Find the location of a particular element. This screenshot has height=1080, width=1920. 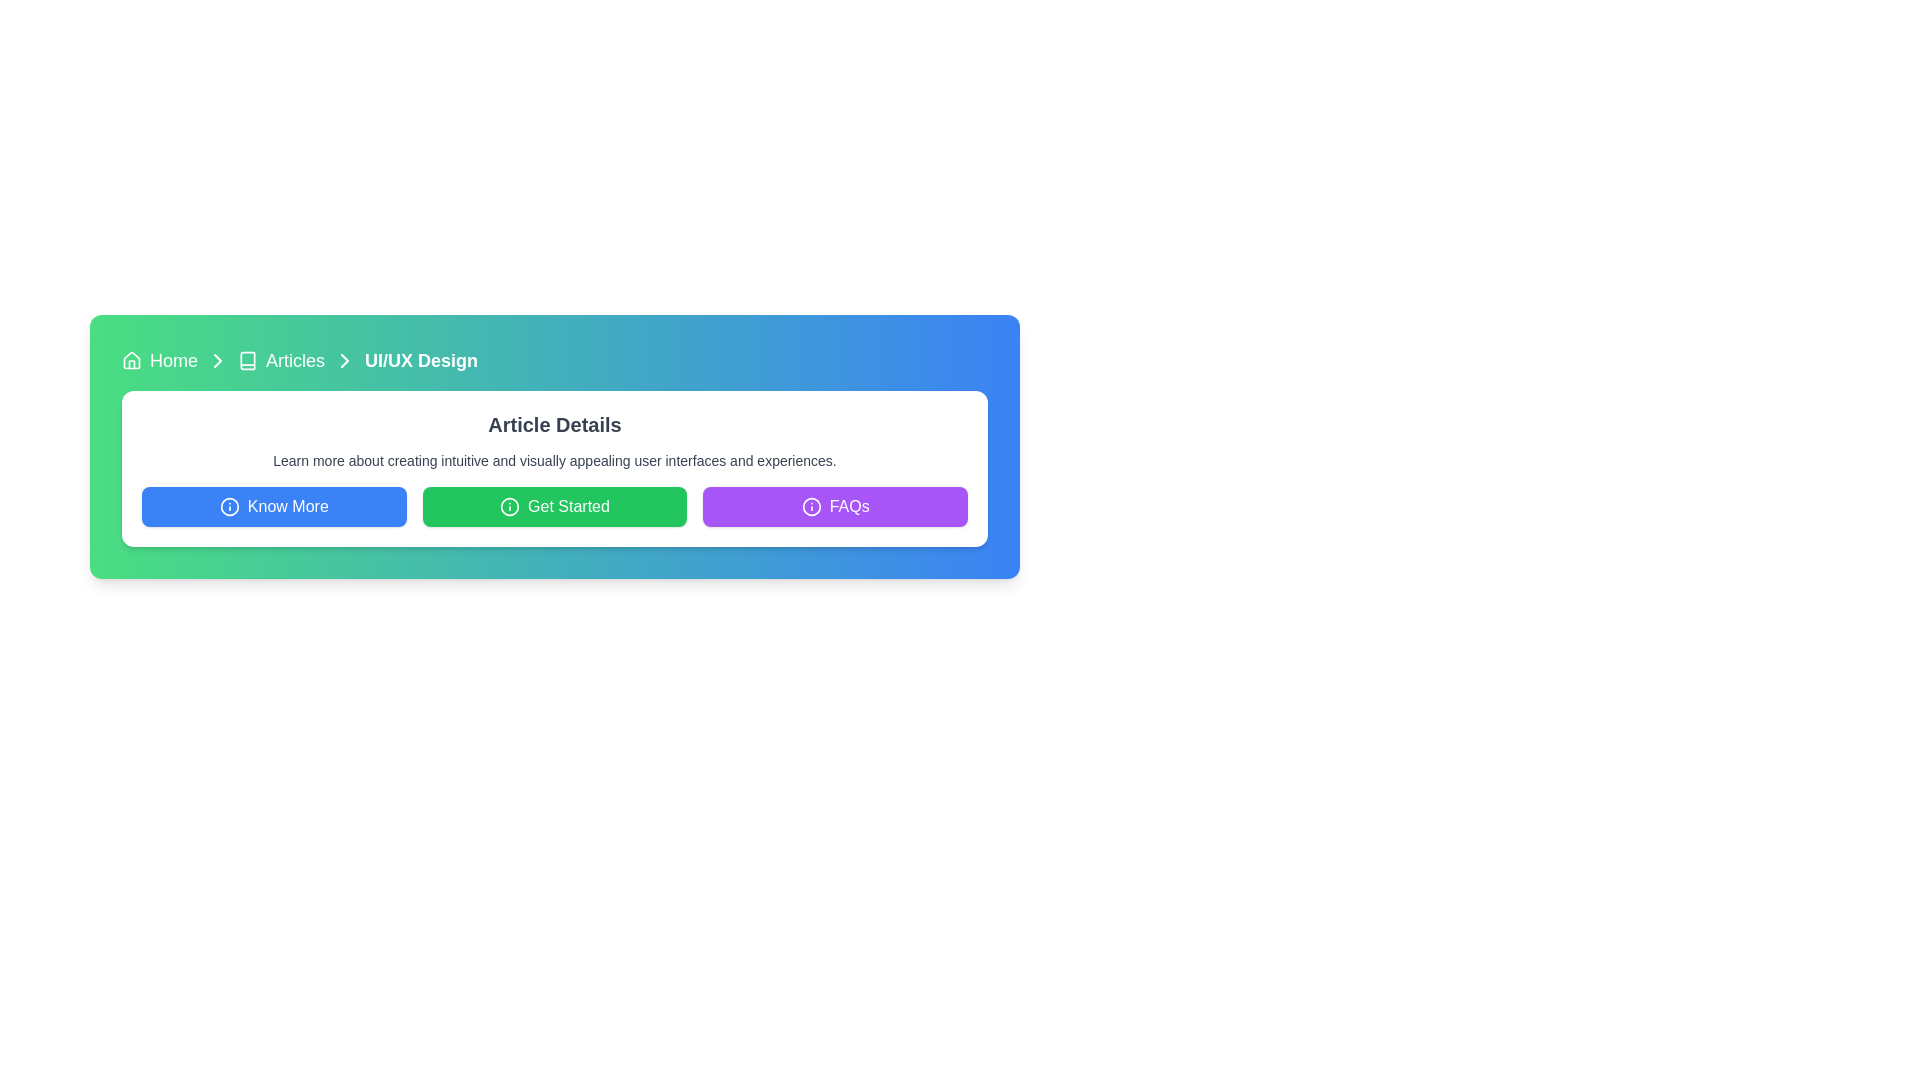

the 'Get Started' button, which is a green button with white text and an accompanying icon on the left, to observe its hover-state styling is located at coordinates (555, 505).